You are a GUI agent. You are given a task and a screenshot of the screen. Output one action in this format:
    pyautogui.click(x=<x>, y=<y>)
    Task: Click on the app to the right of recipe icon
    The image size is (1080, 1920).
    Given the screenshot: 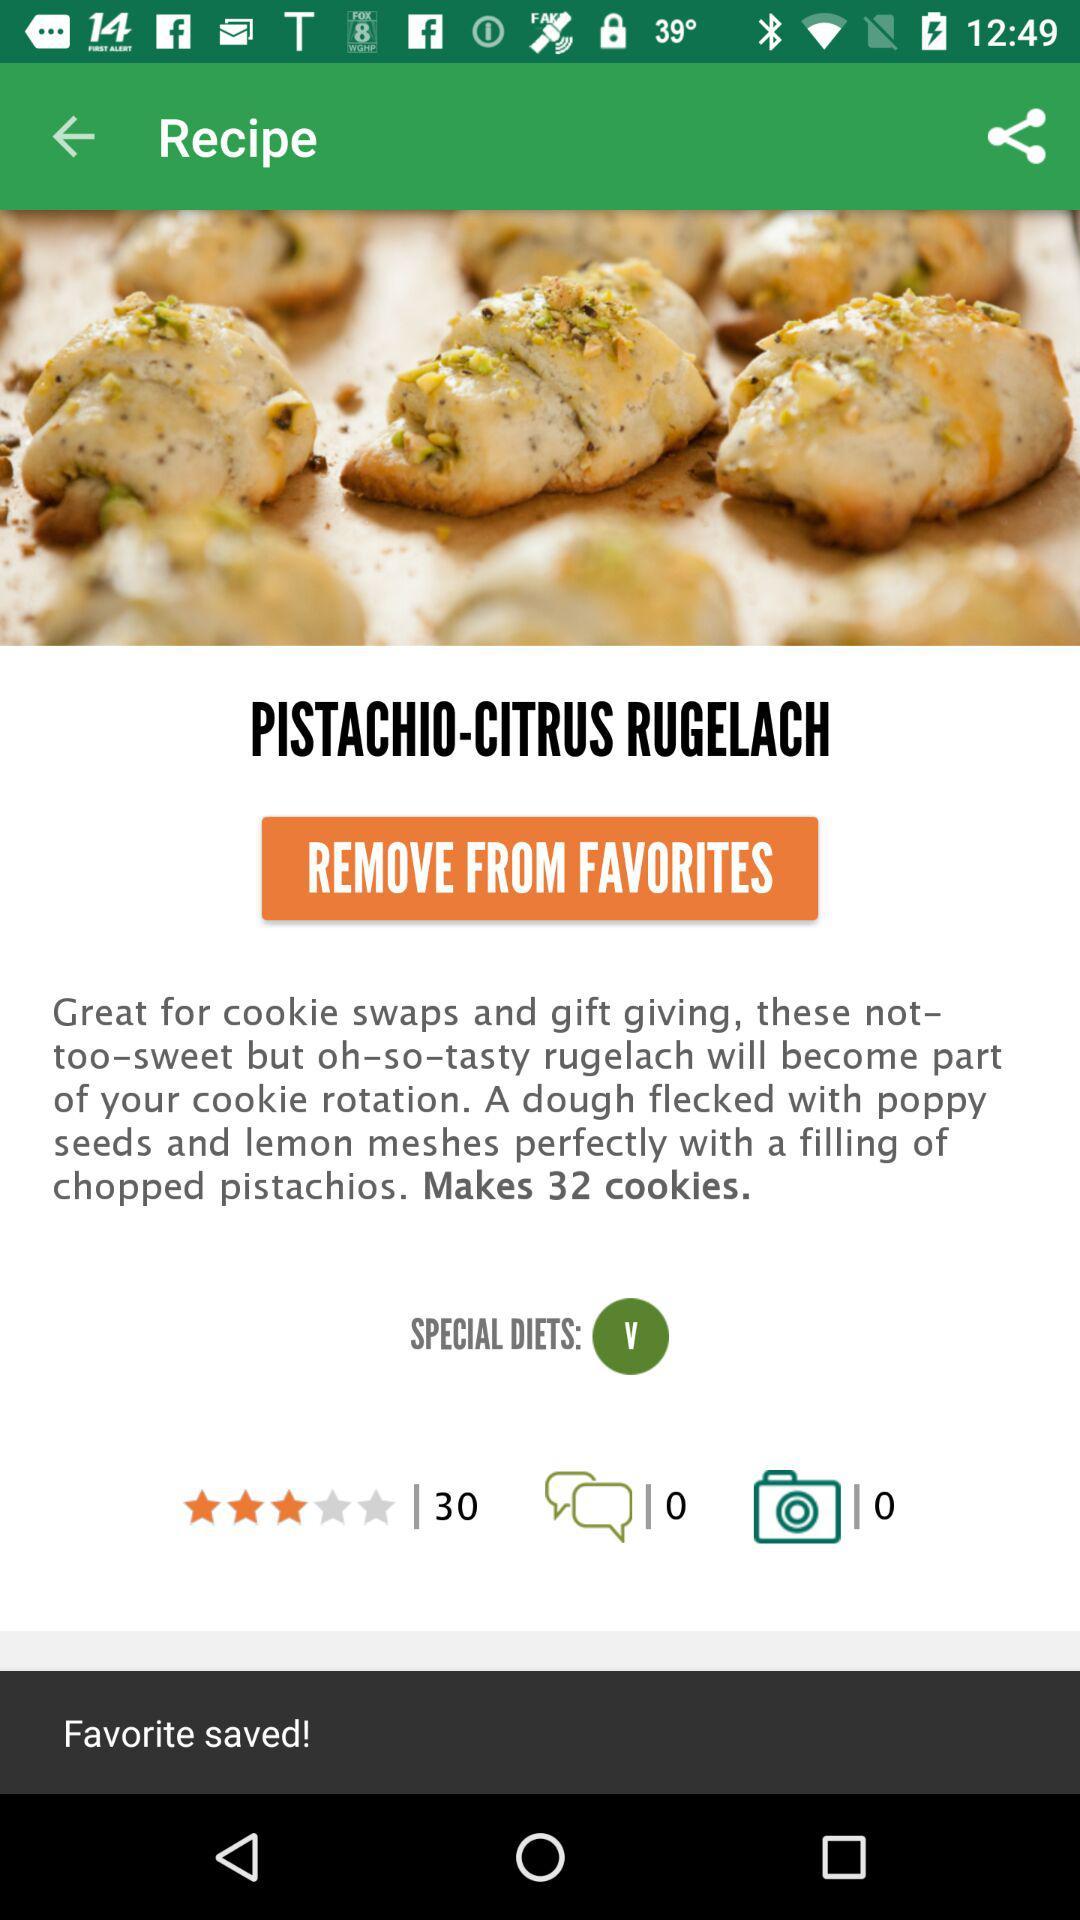 What is the action you would take?
    pyautogui.click(x=1017, y=135)
    